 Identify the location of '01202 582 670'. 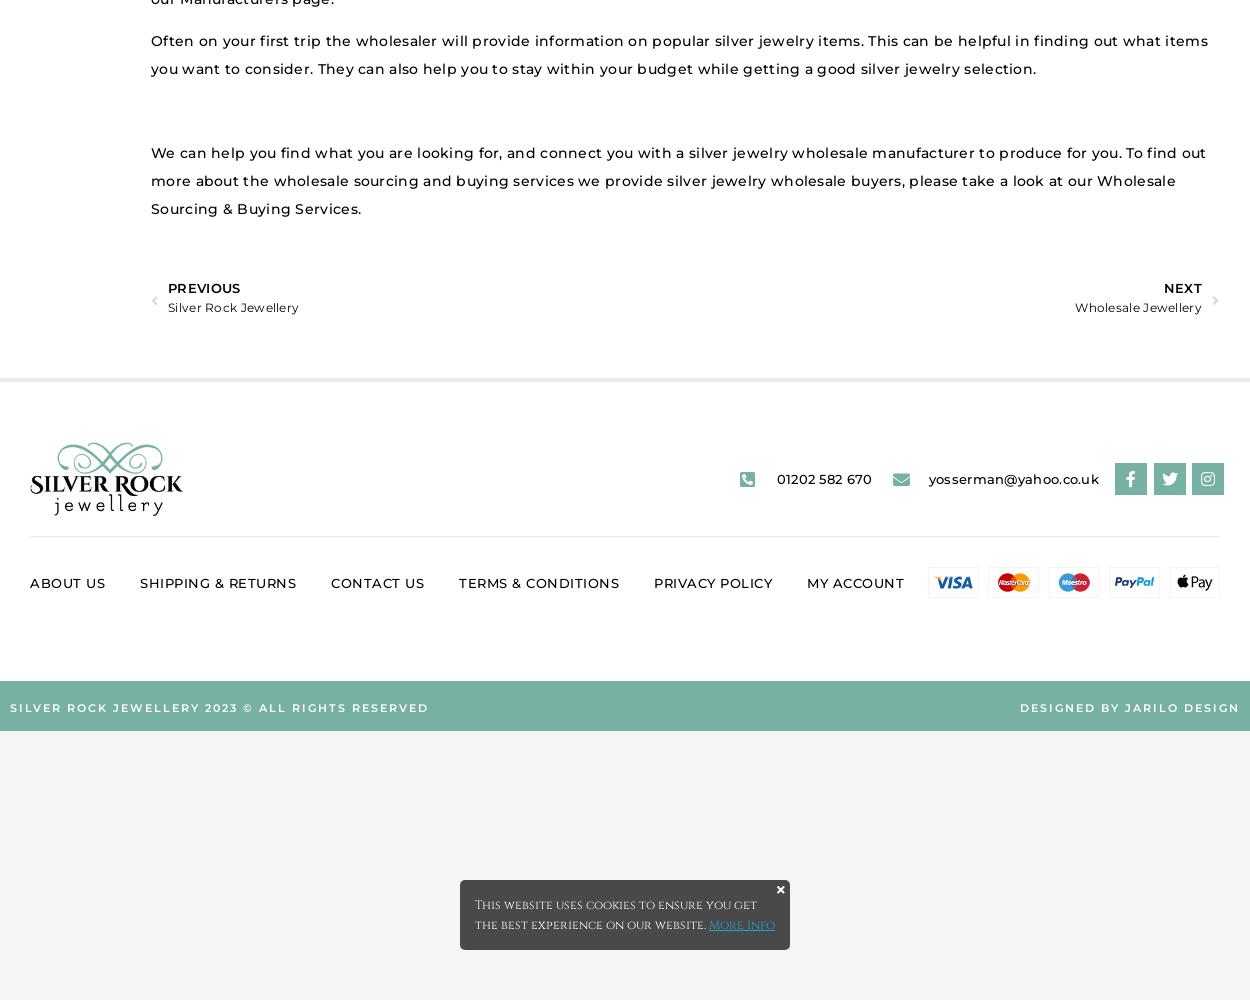
(823, 478).